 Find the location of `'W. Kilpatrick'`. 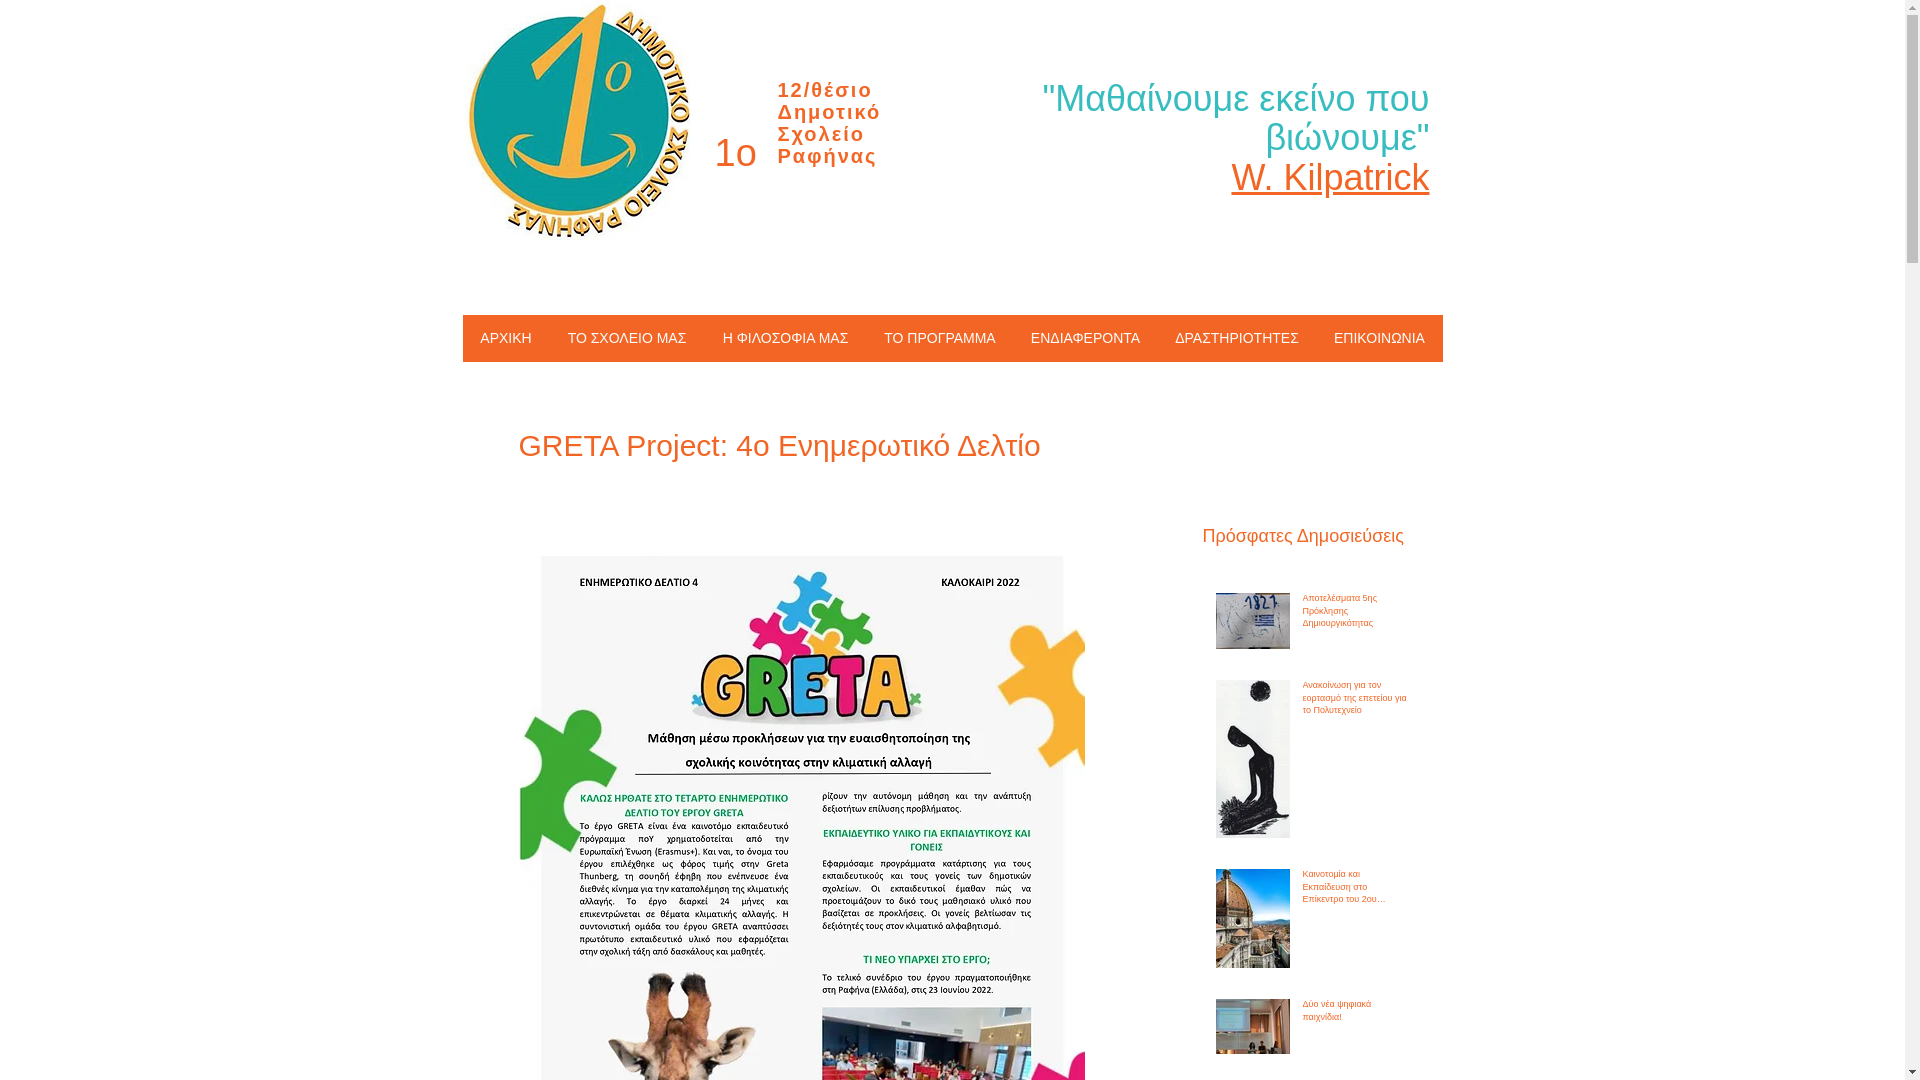

'W. Kilpatrick' is located at coordinates (1329, 176).